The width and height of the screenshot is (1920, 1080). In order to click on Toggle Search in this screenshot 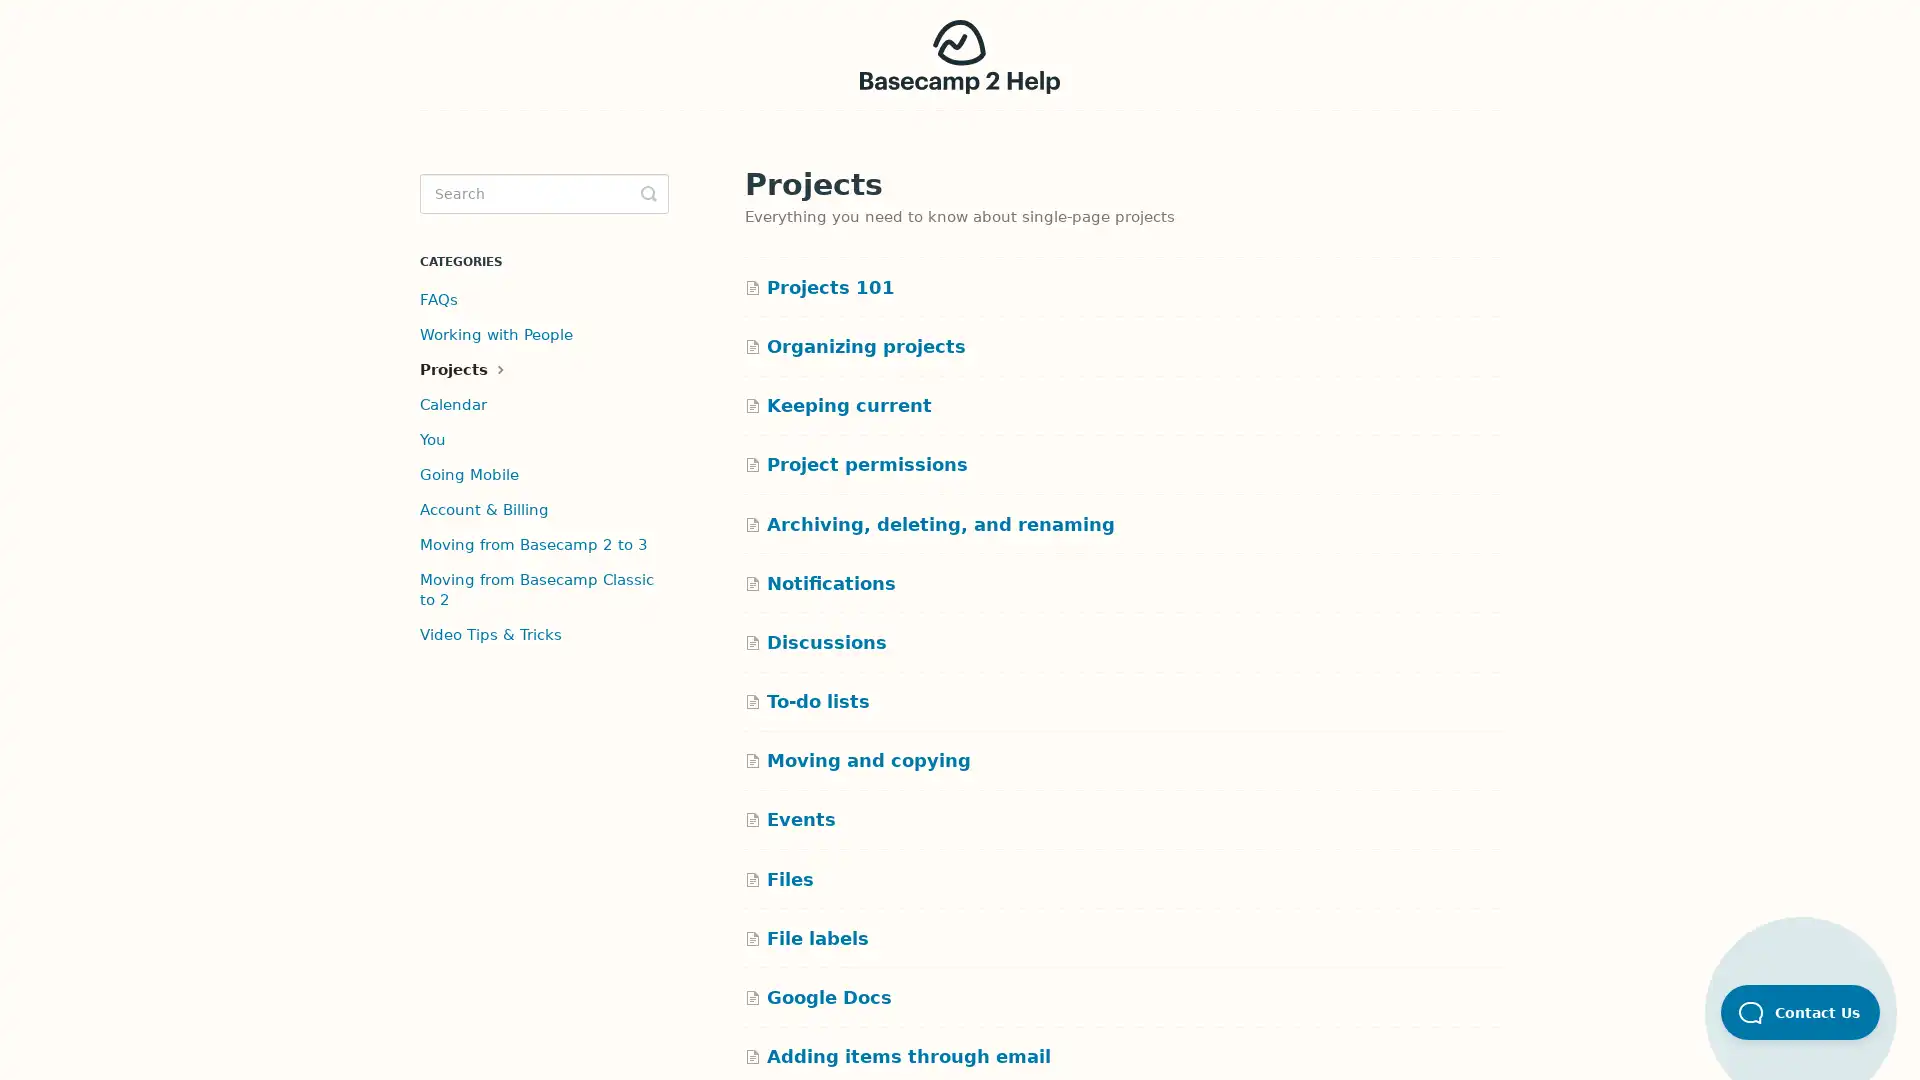, I will do `click(648, 193)`.